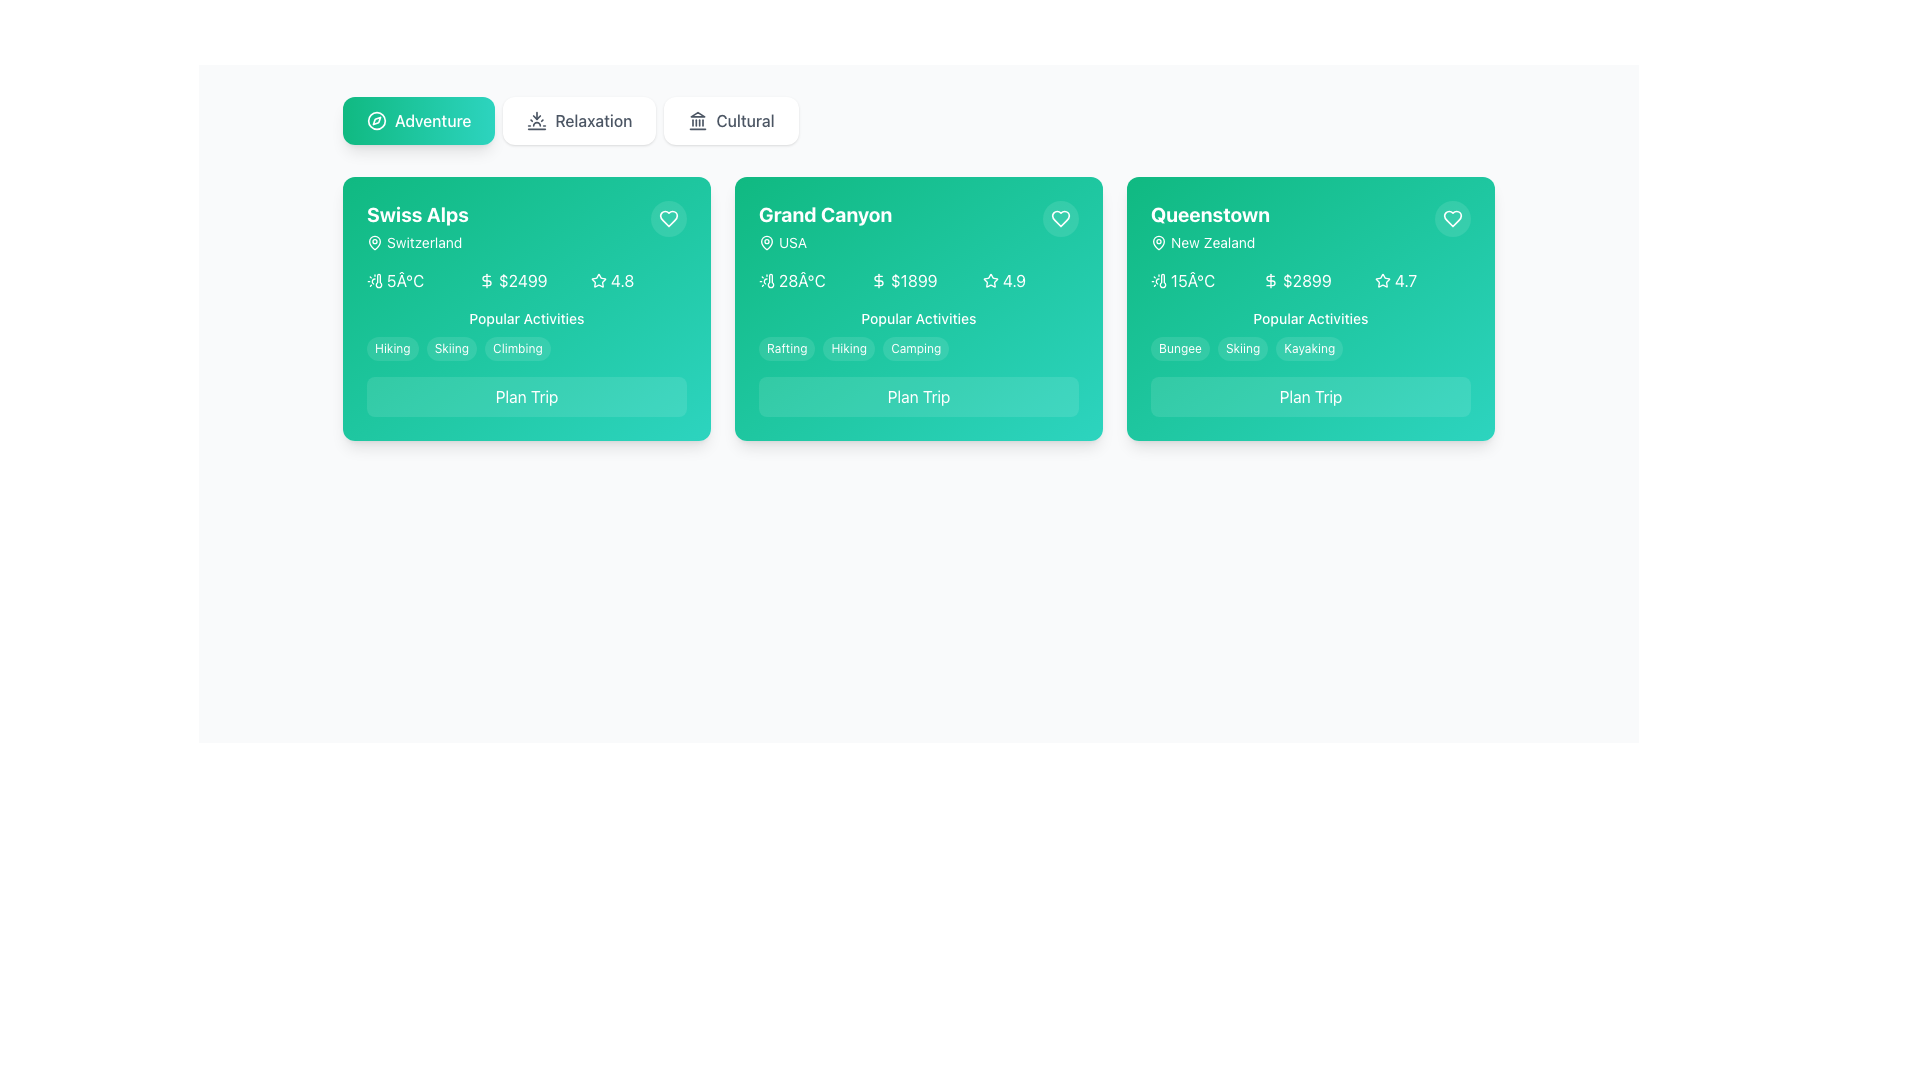 The image size is (1920, 1080). I want to click on the temperature label for the 'Queenstown' location, which is located beneath the title 'New Zealand' and to the left of the price text '$2899', so click(1199, 281).